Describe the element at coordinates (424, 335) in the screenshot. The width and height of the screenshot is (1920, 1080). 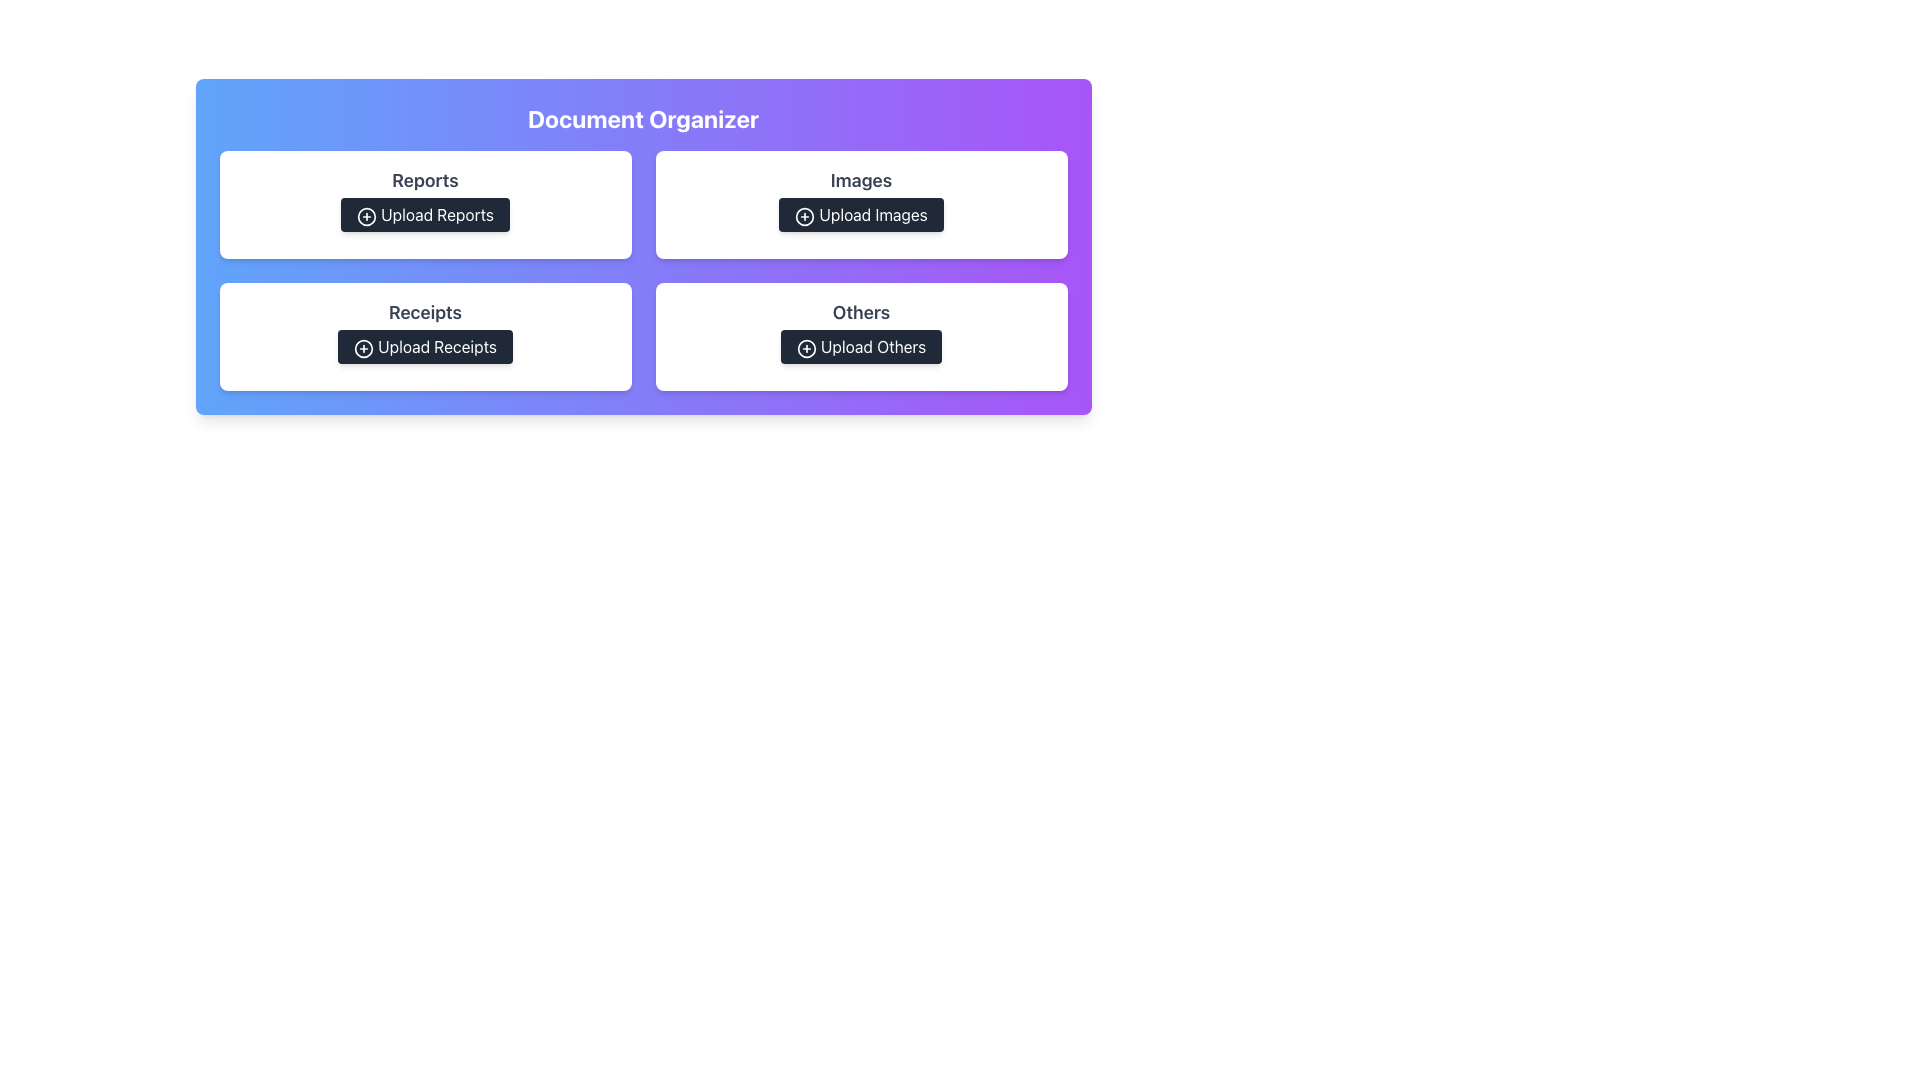
I see `the receipt upload button located in the bottom-left quadrant of the grid layout under the 'Receipts' header` at that location.